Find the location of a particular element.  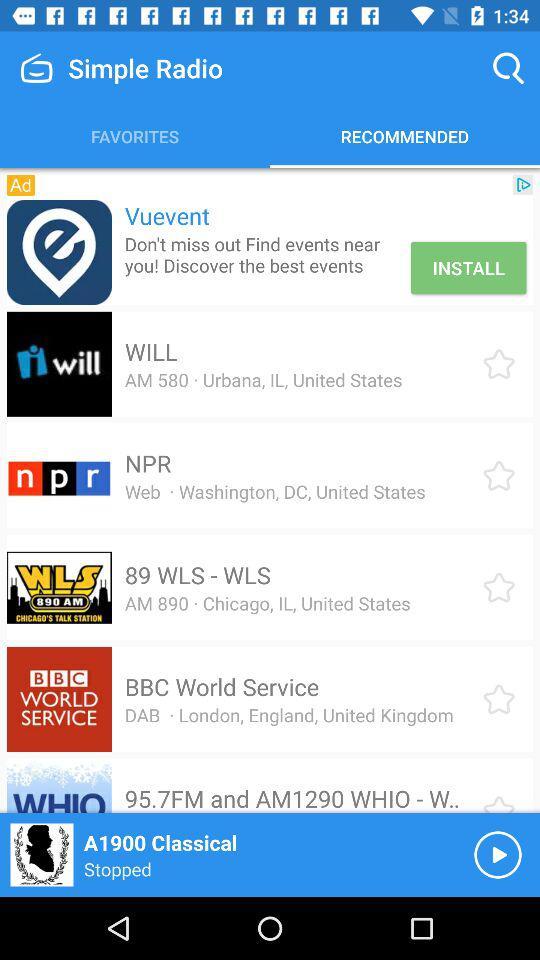

the item below the vuevent is located at coordinates (264, 253).